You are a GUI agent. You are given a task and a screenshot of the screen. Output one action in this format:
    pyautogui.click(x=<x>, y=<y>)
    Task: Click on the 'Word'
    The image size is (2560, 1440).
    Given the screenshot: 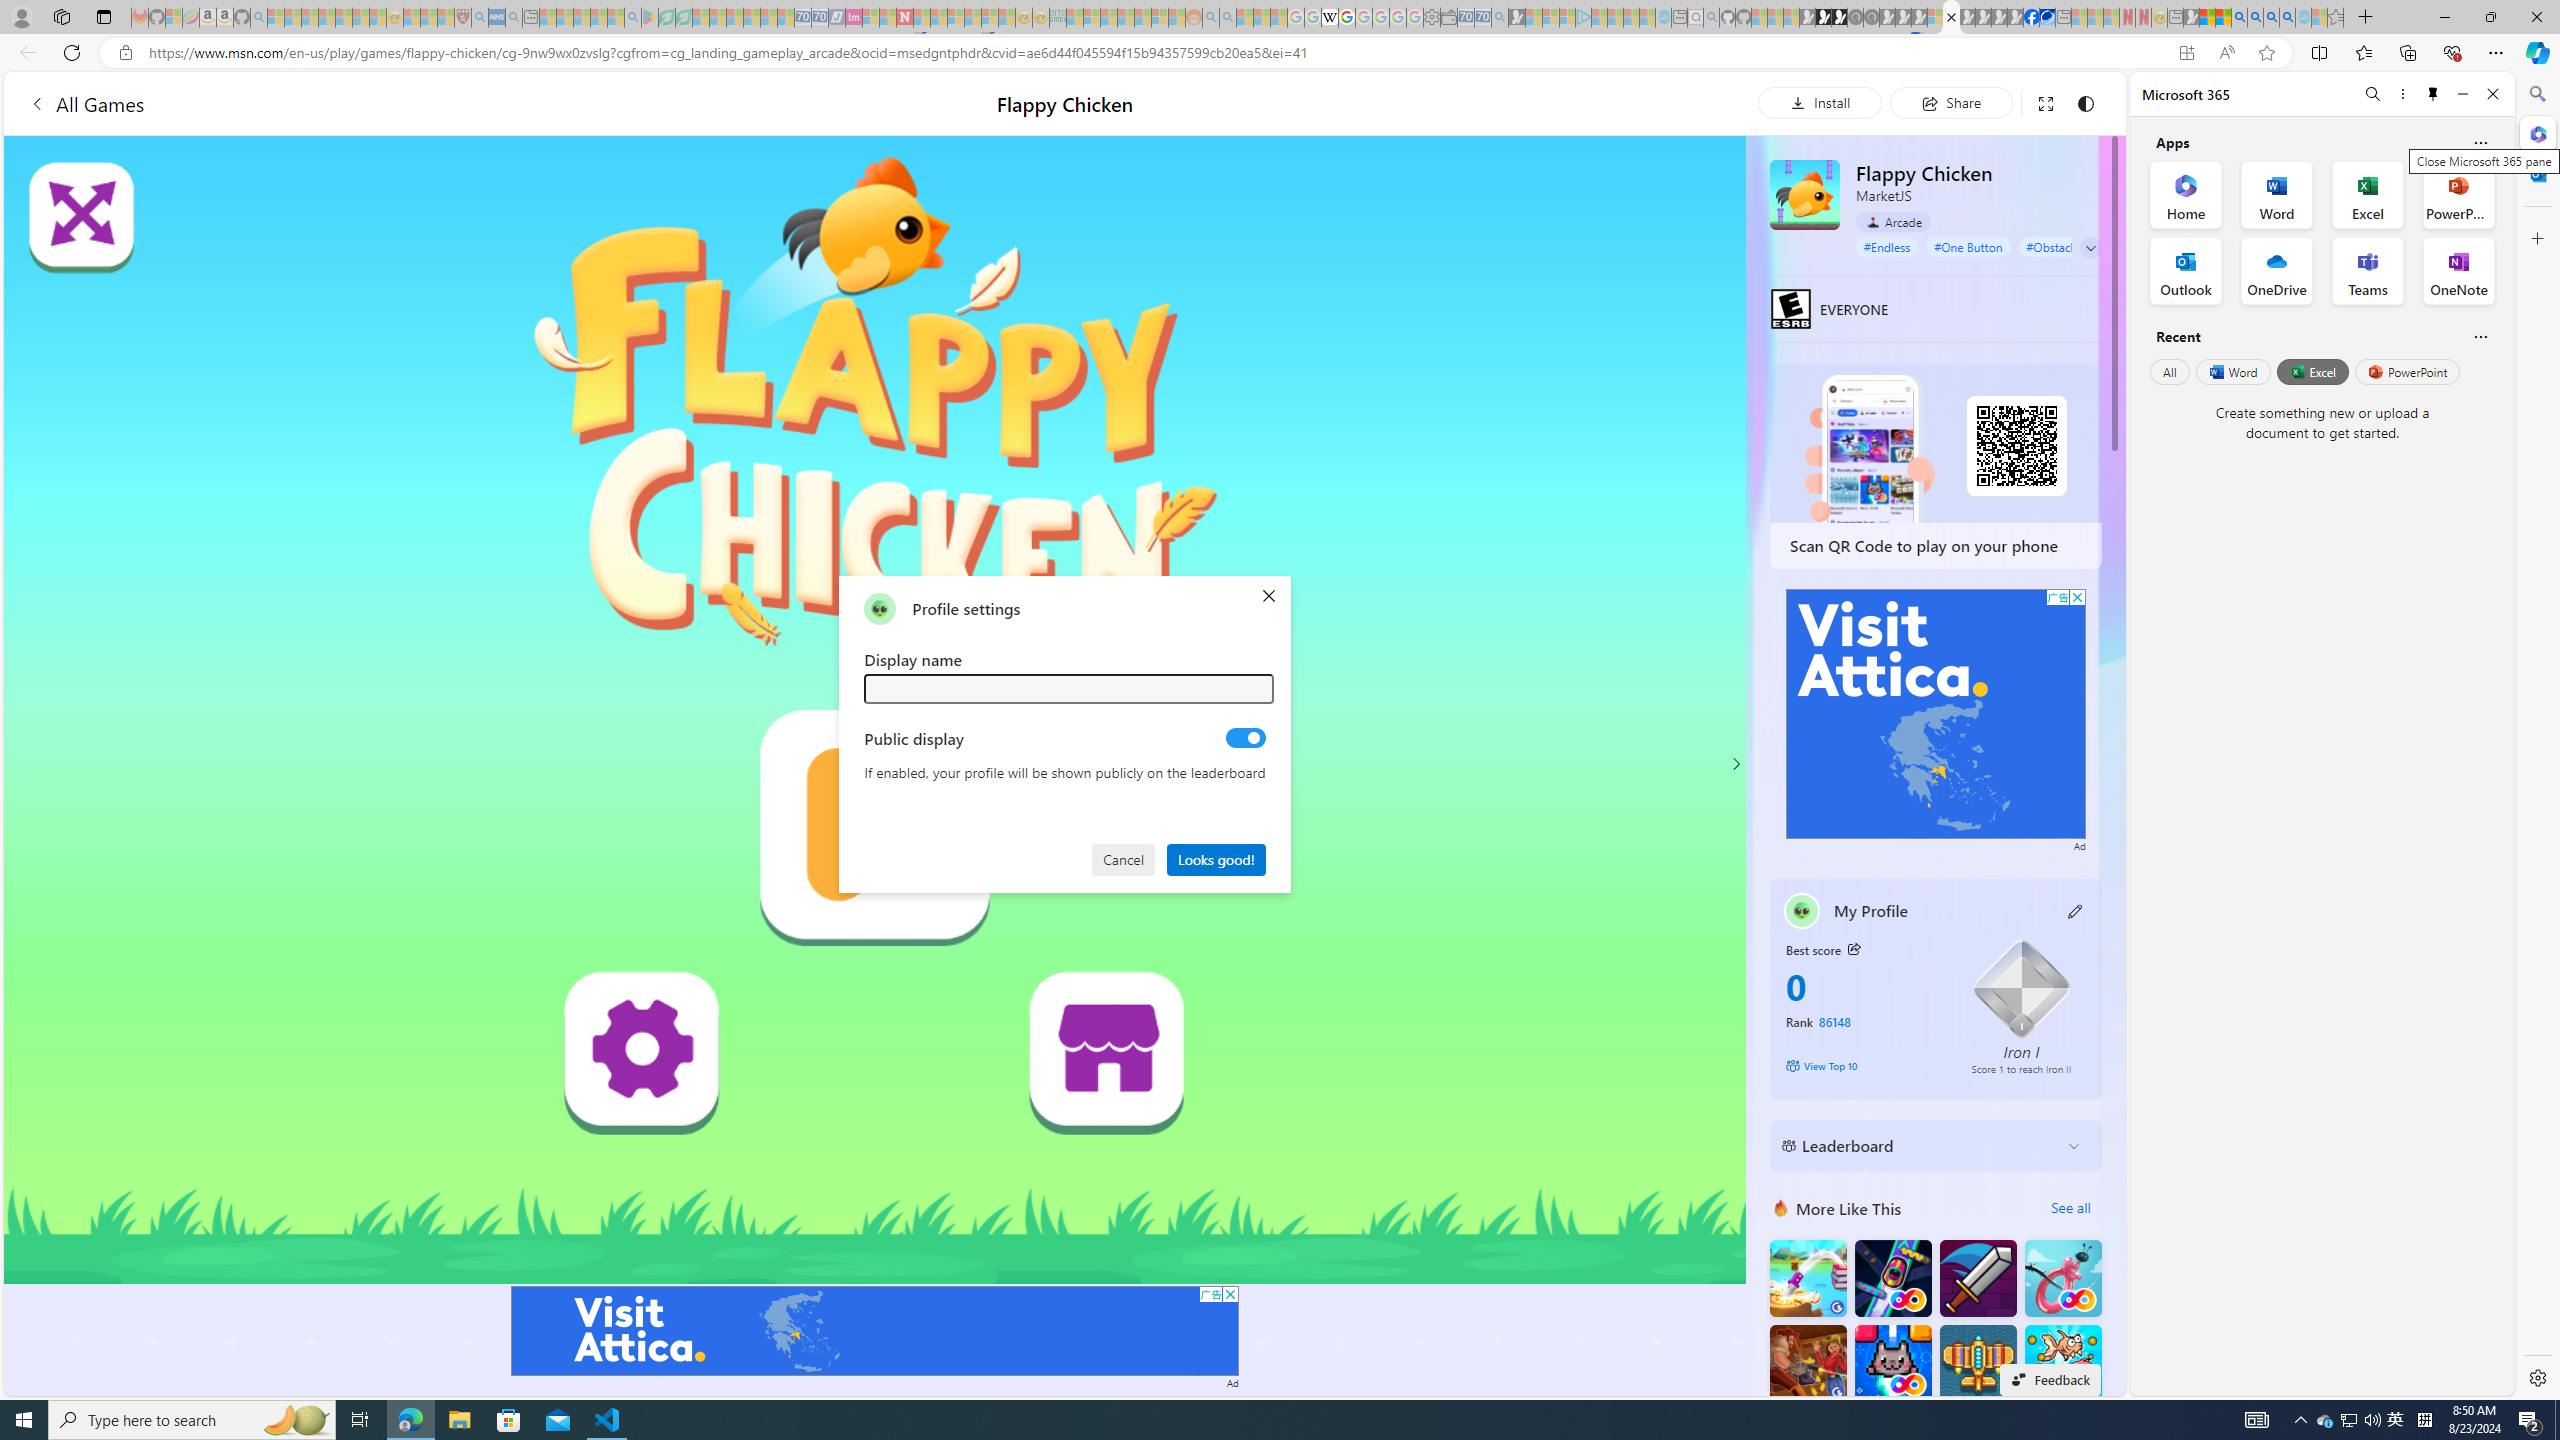 What is the action you would take?
    pyautogui.click(x=2231, y=371)
    